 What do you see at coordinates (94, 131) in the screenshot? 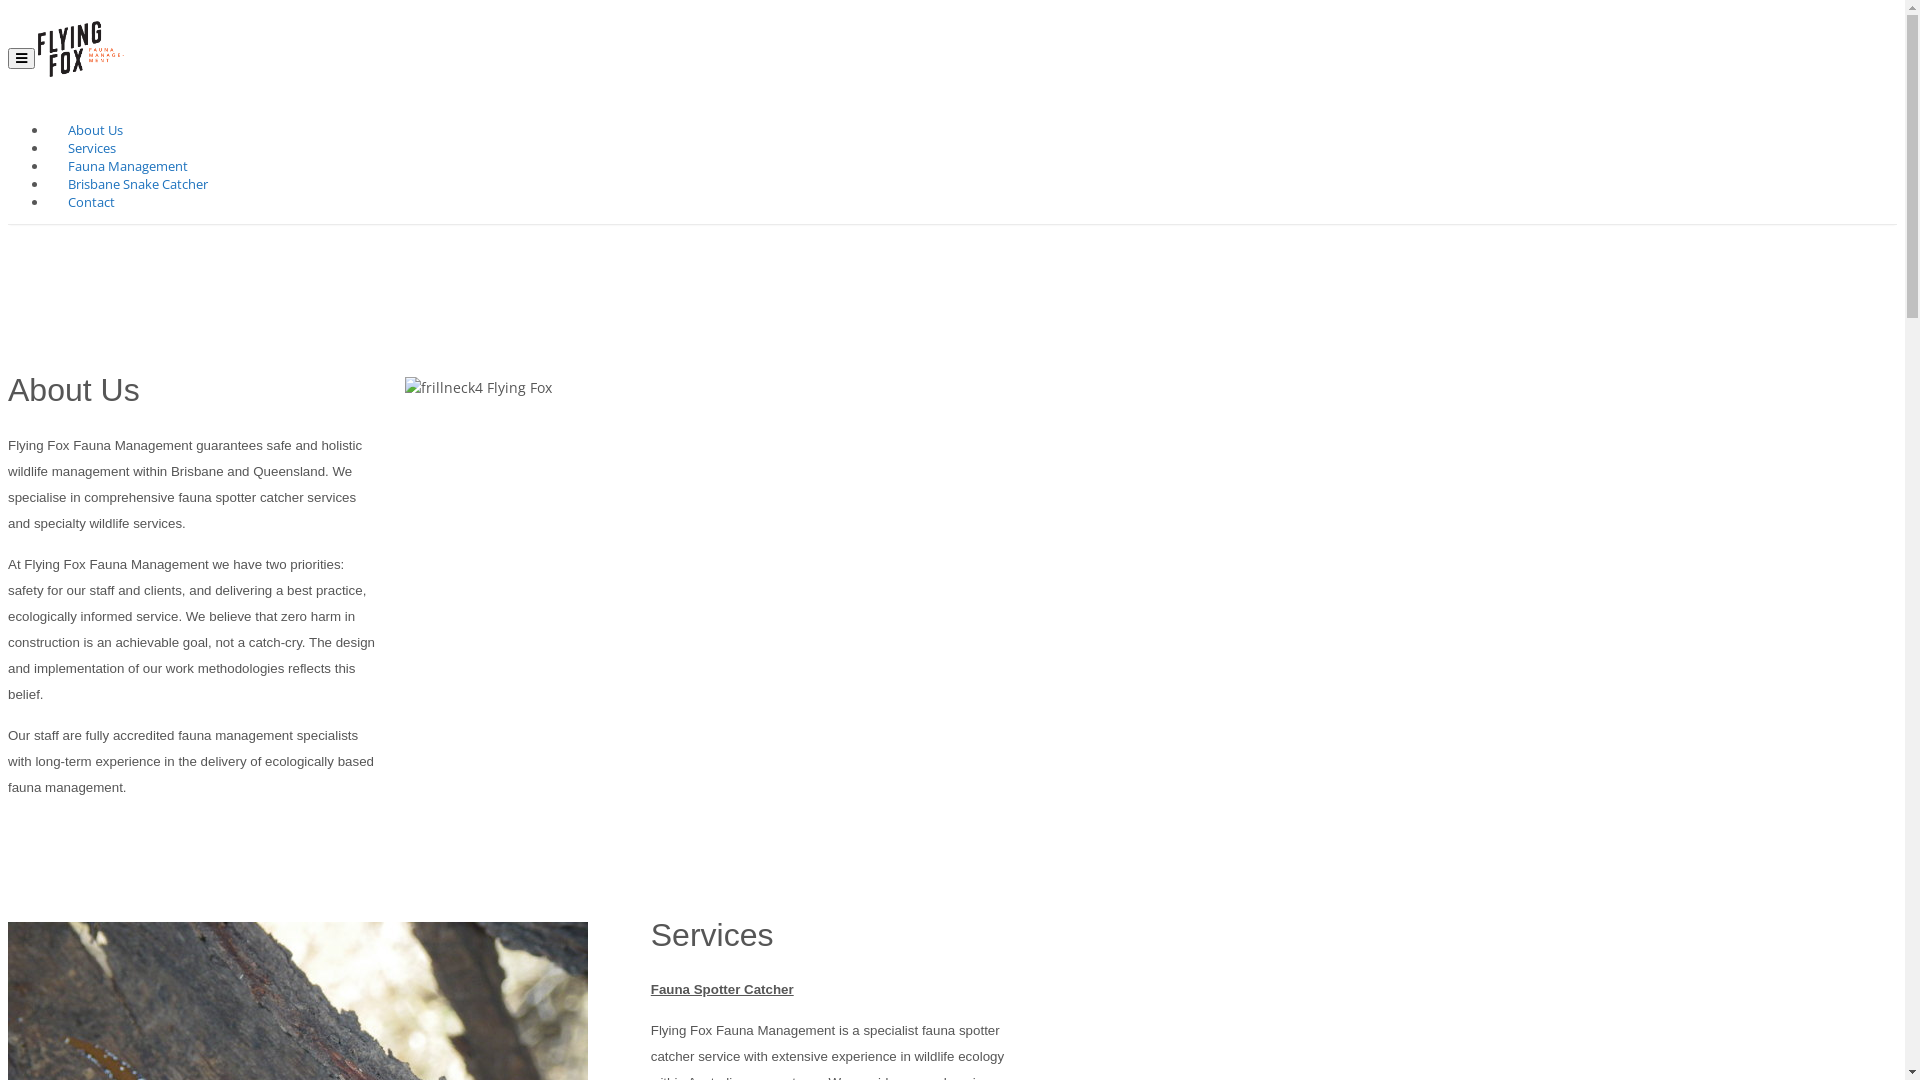
I see `'About Us'` at bounding box center [94, 131].